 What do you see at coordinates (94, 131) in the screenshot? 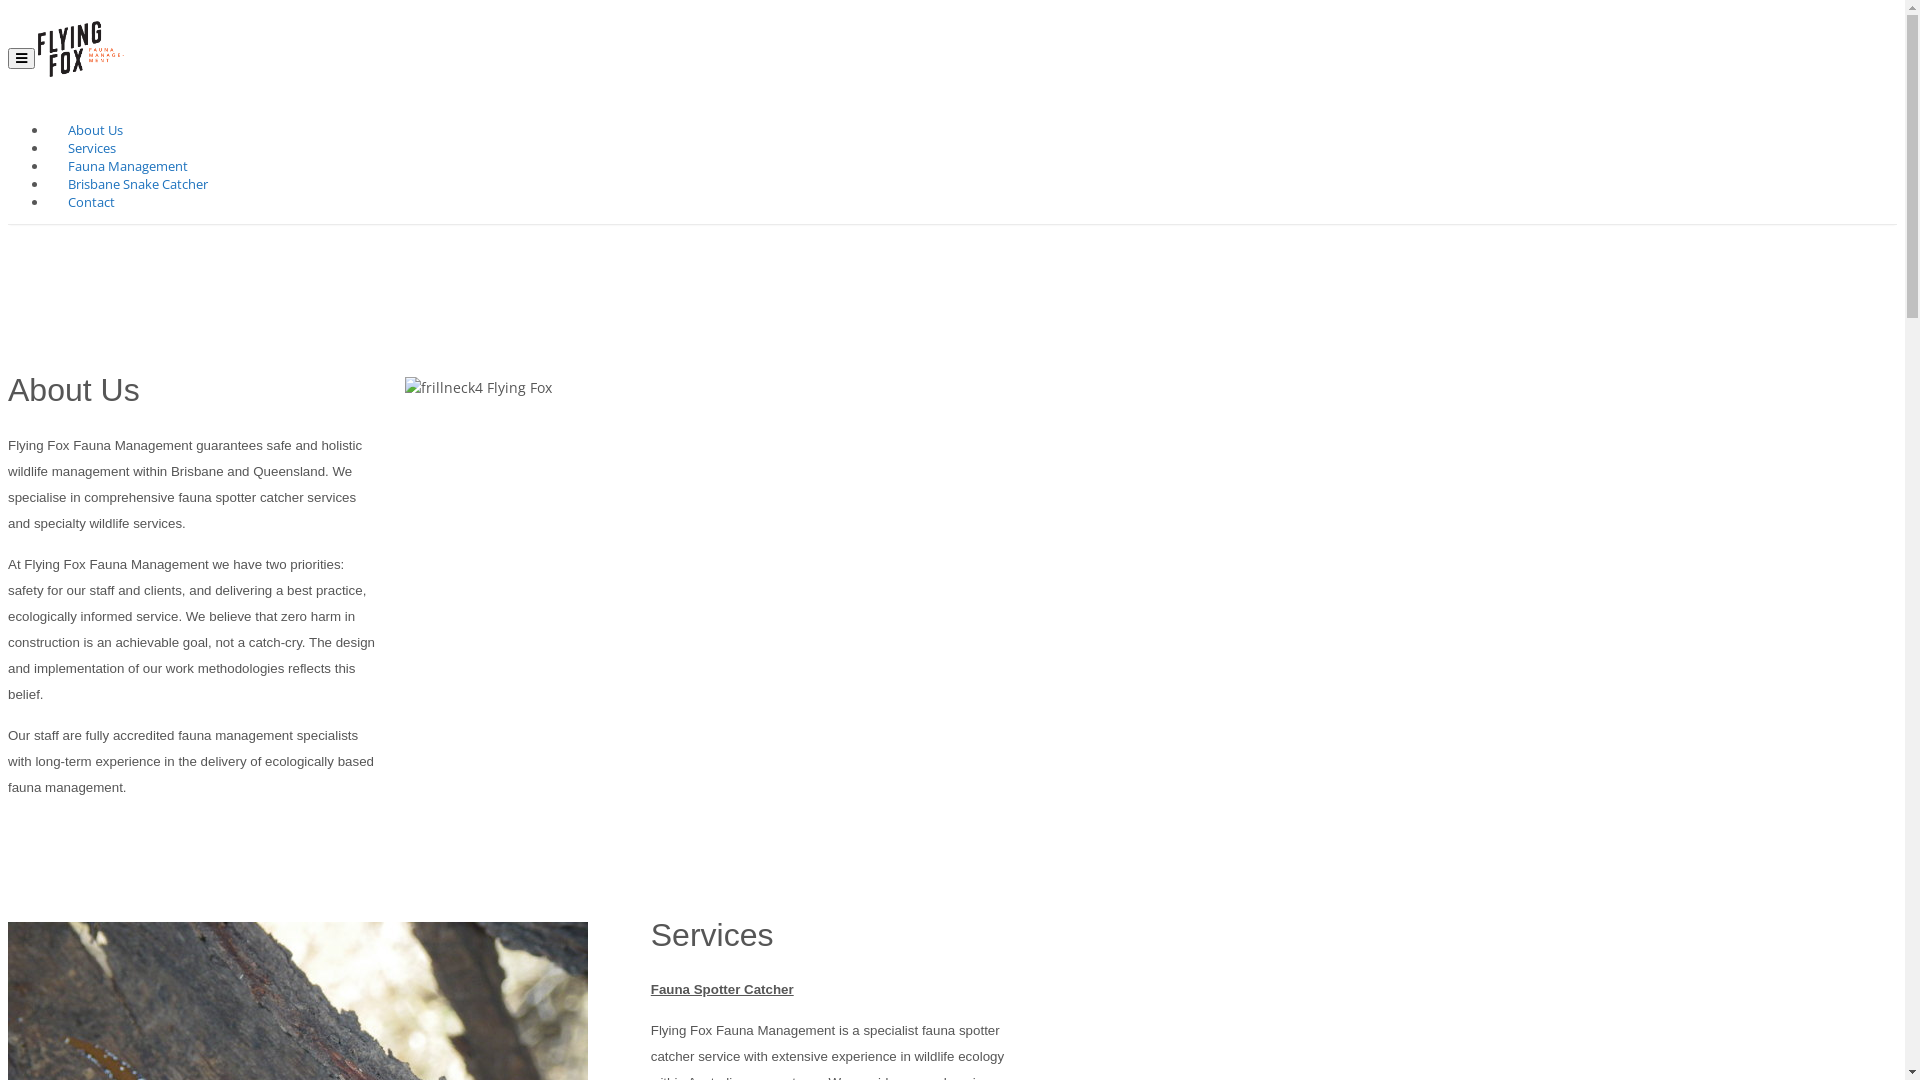
I see `'About Us'` at bounding box center [94, 131].